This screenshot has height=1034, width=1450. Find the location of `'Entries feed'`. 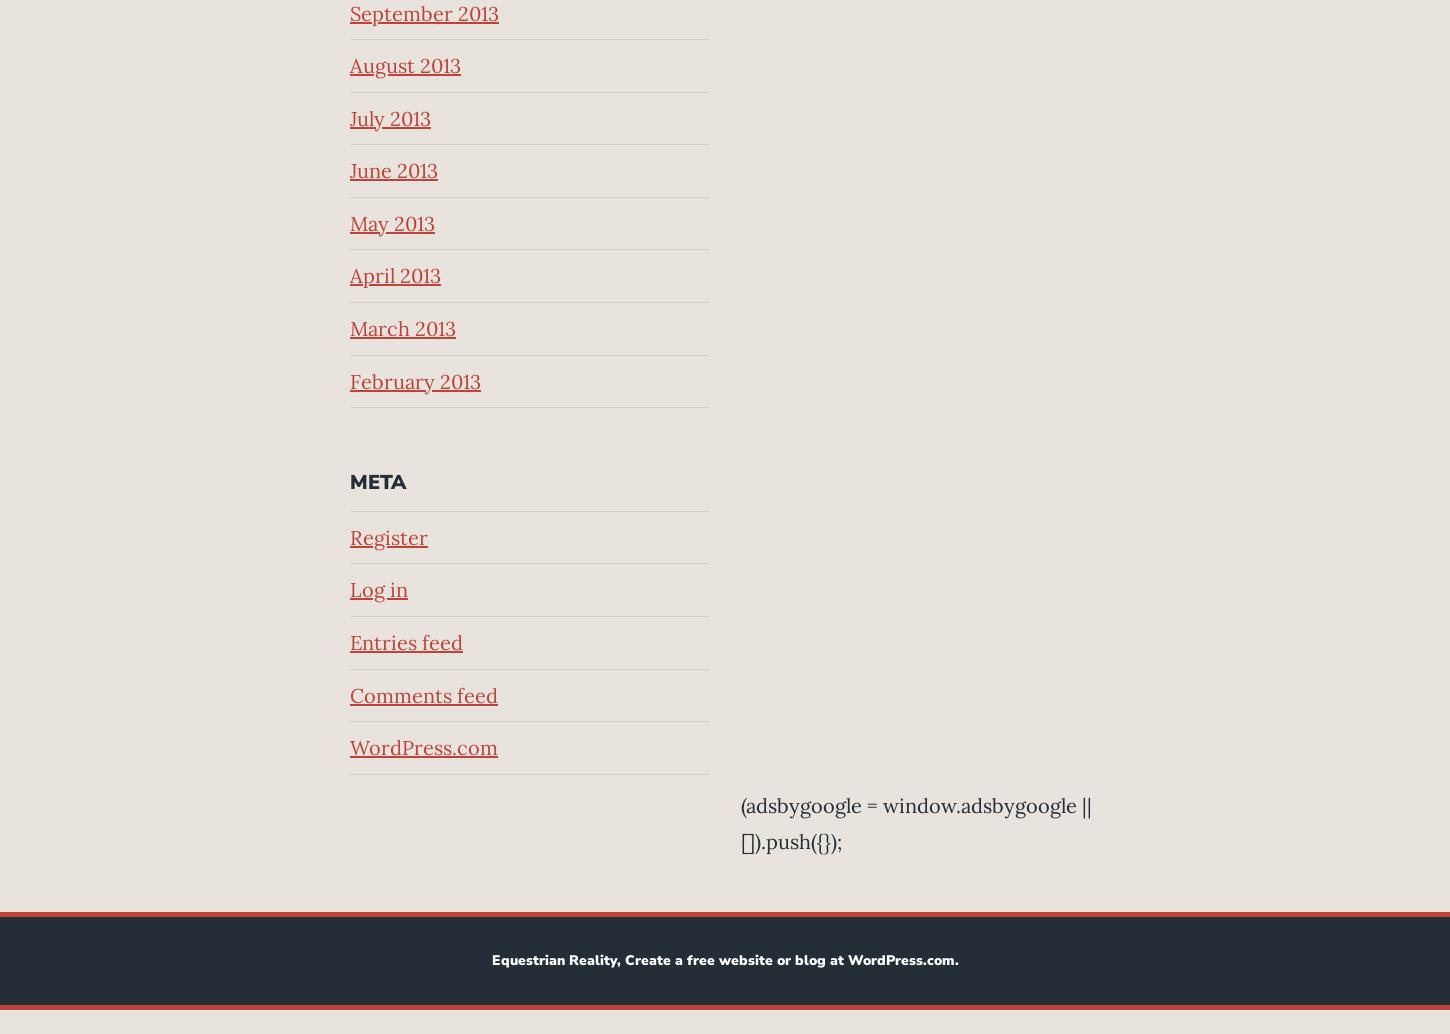

'Entries feed' is located at coordinates (405, 641).